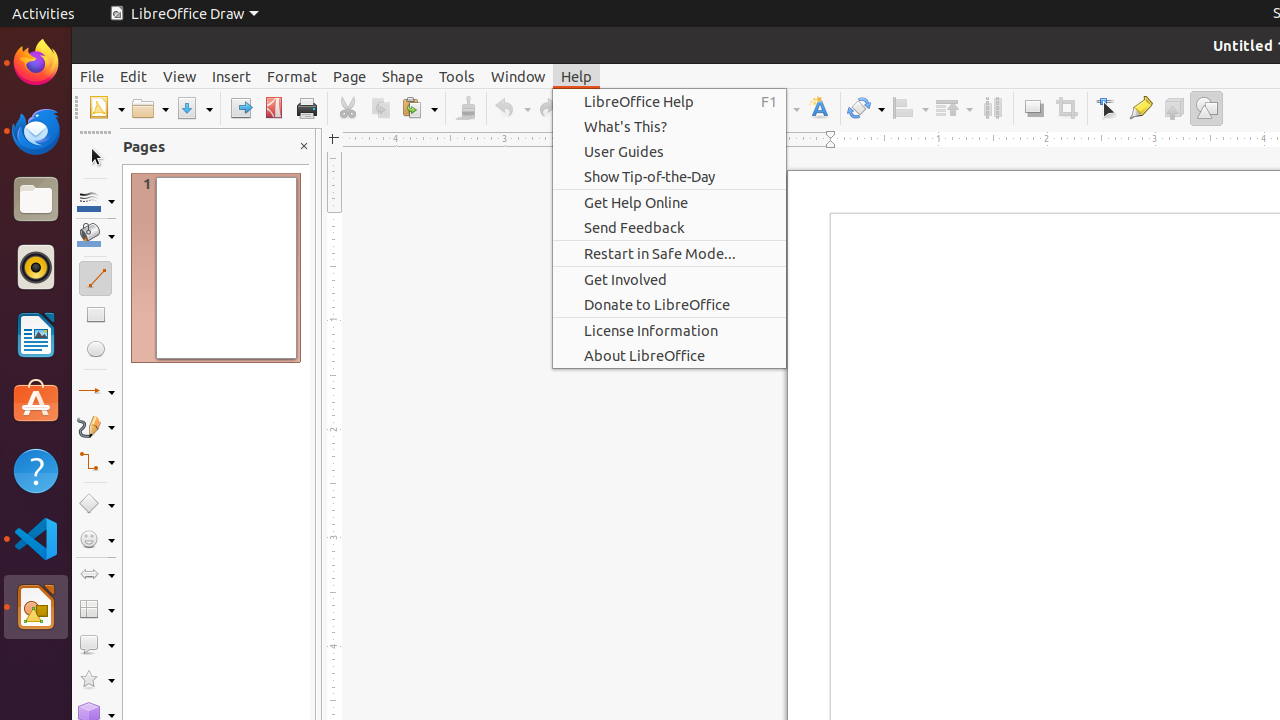 This screenshot has width=1280, height=720. What do you see at coordinates (194, 108) in the screenshot?
I see `'Save'` at bounding box center [194, 108].